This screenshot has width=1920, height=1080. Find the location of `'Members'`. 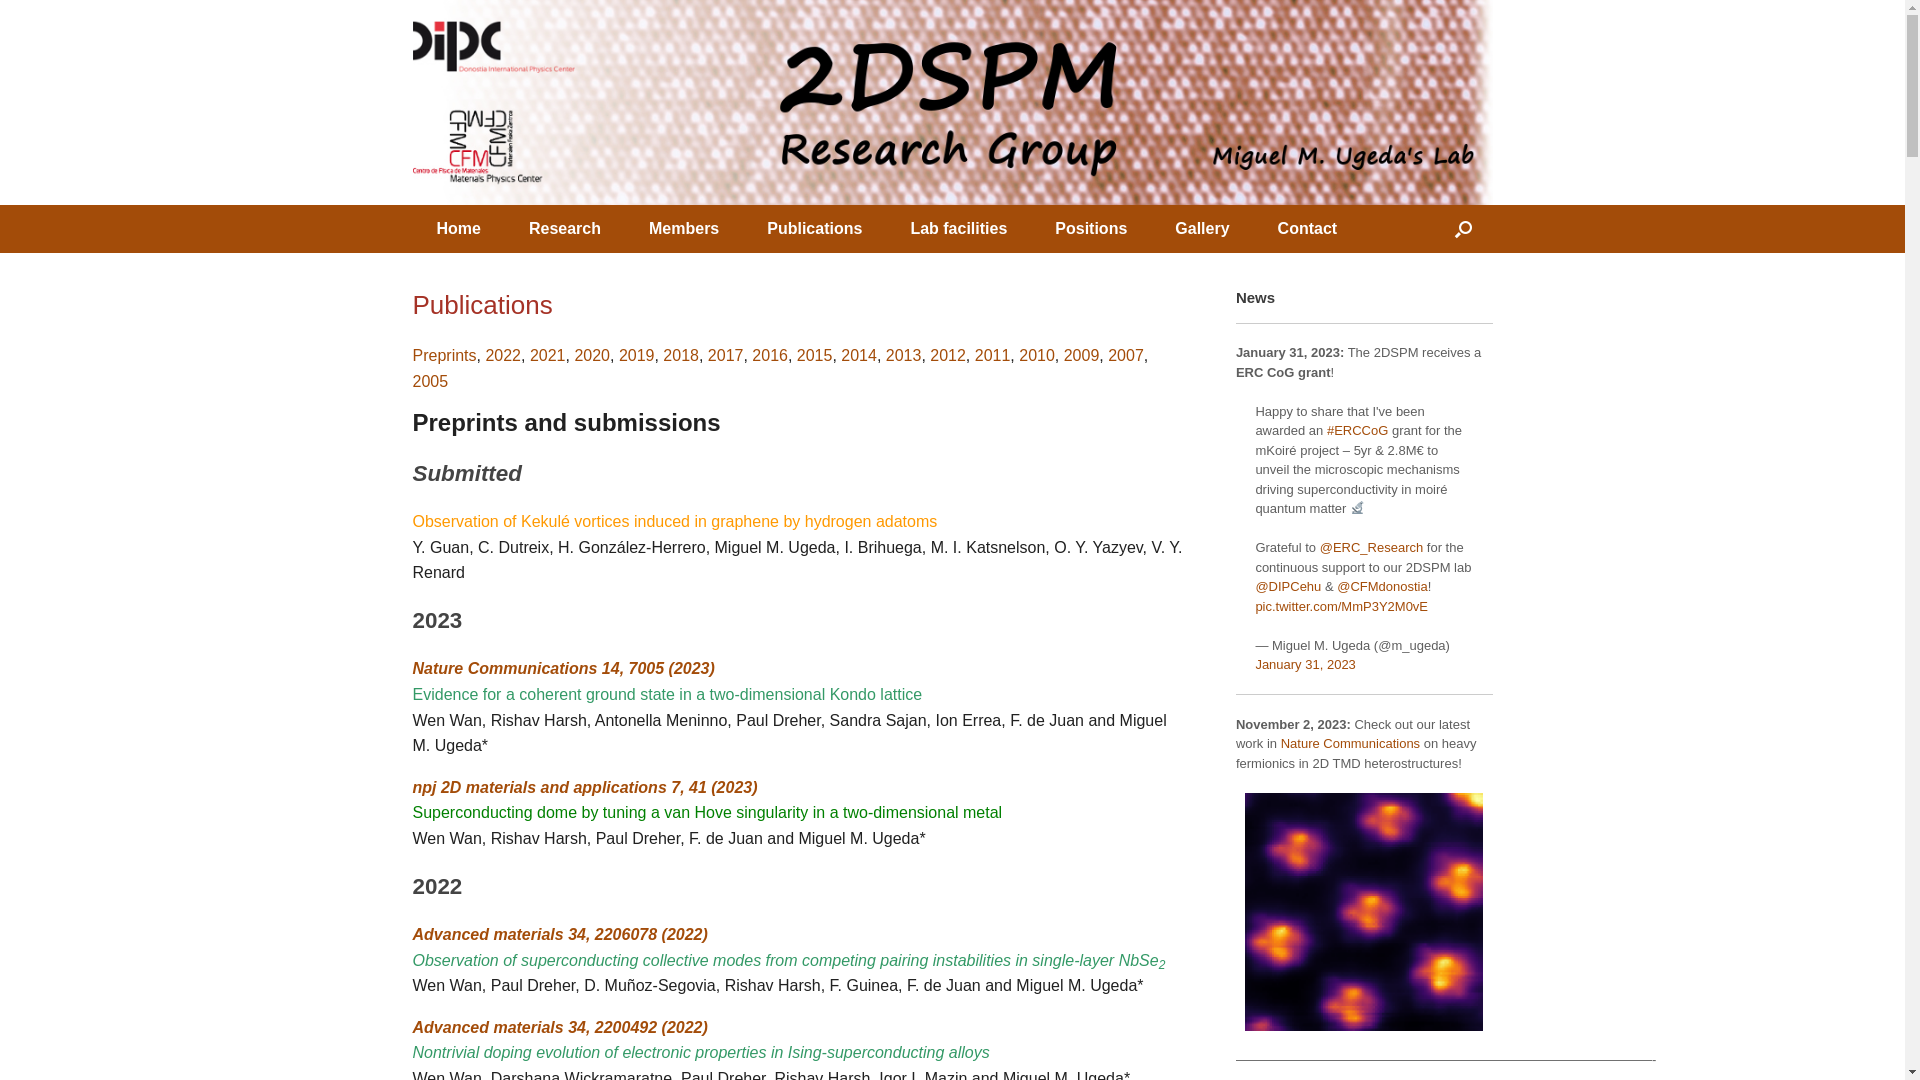

'Members' is located at coordinates (683, 227).